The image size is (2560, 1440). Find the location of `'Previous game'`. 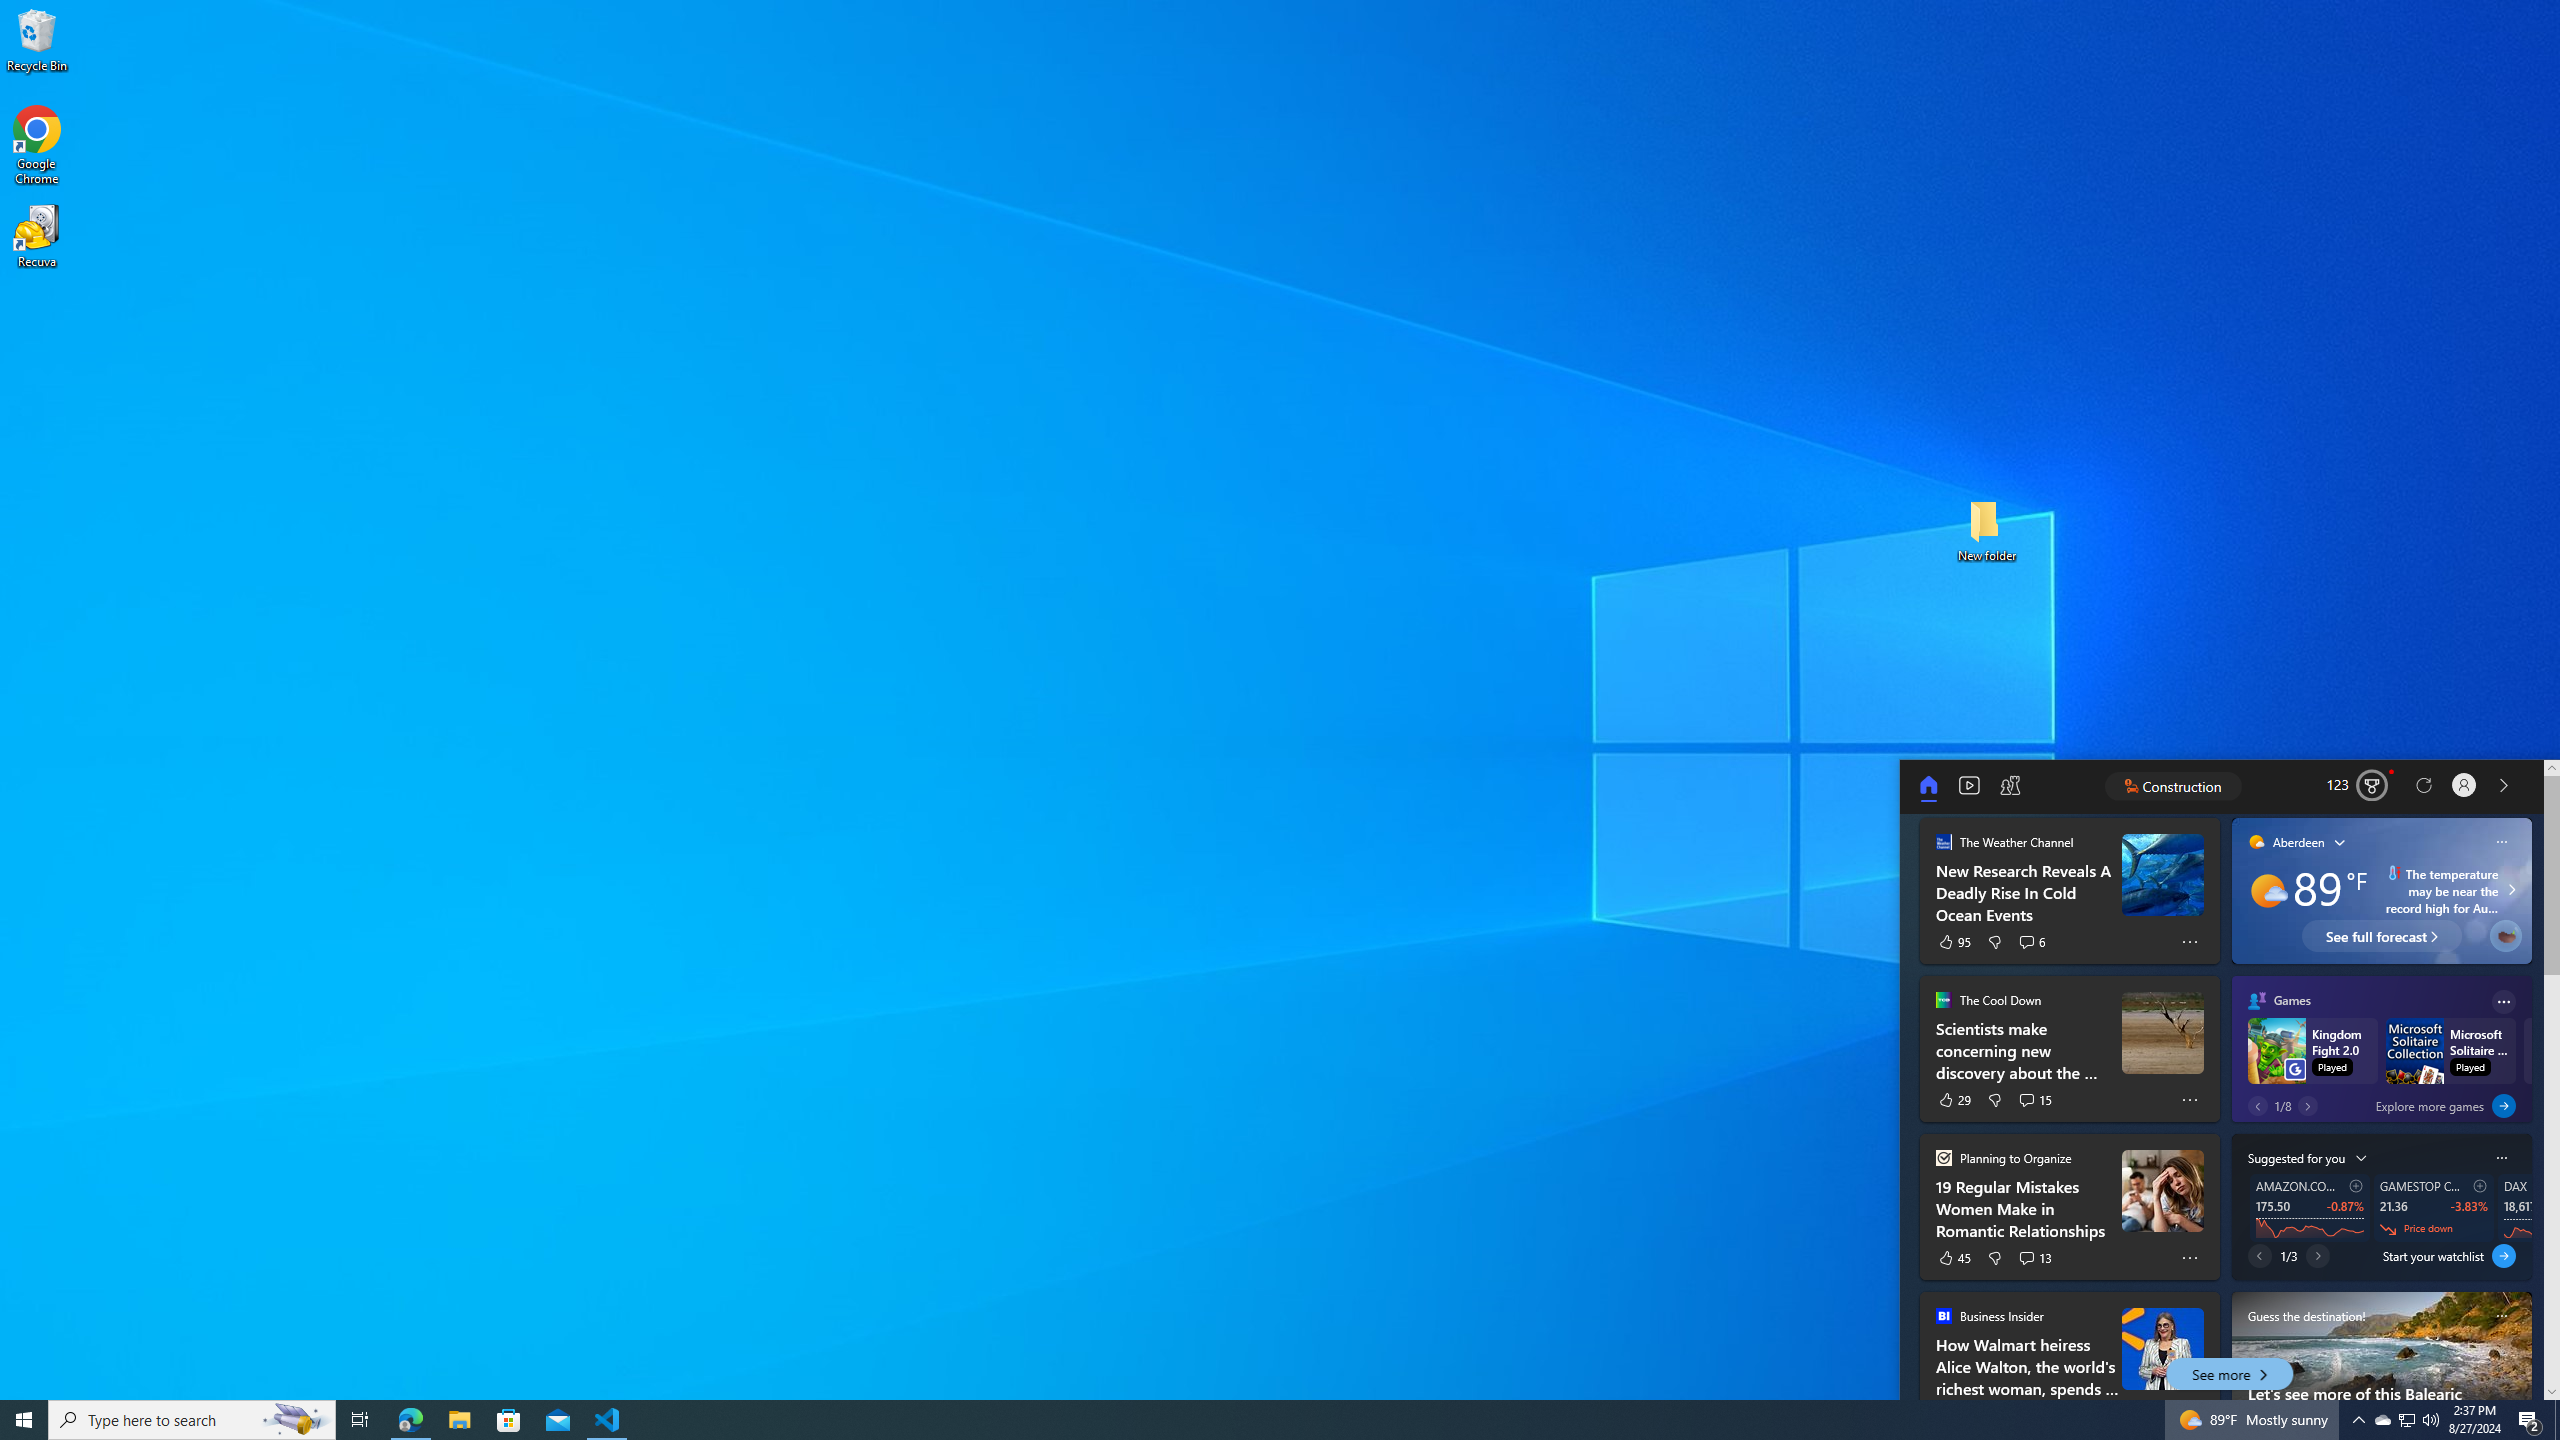

'Previous game' is located at coordinates (2257, 1104).